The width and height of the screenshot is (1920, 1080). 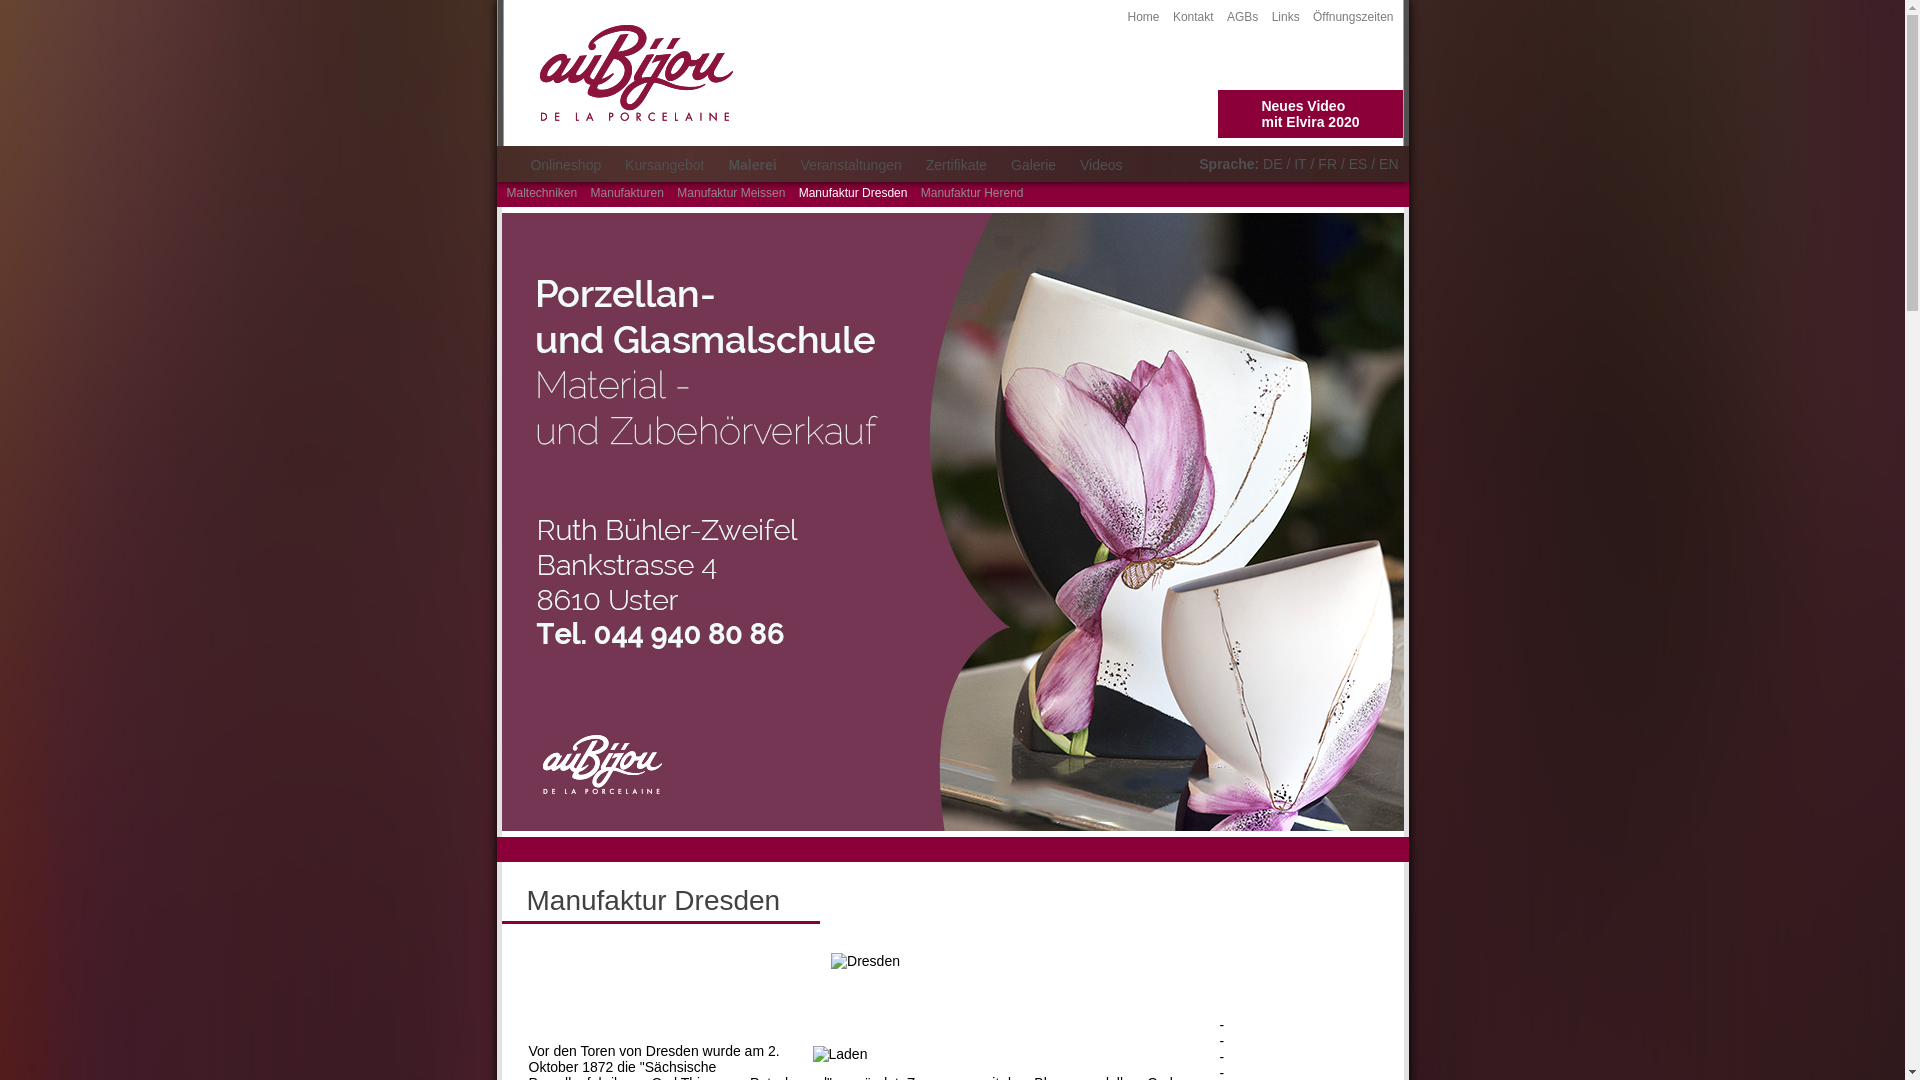 I want to click on 'Veranstaltungen', so click(x=851, y=164).